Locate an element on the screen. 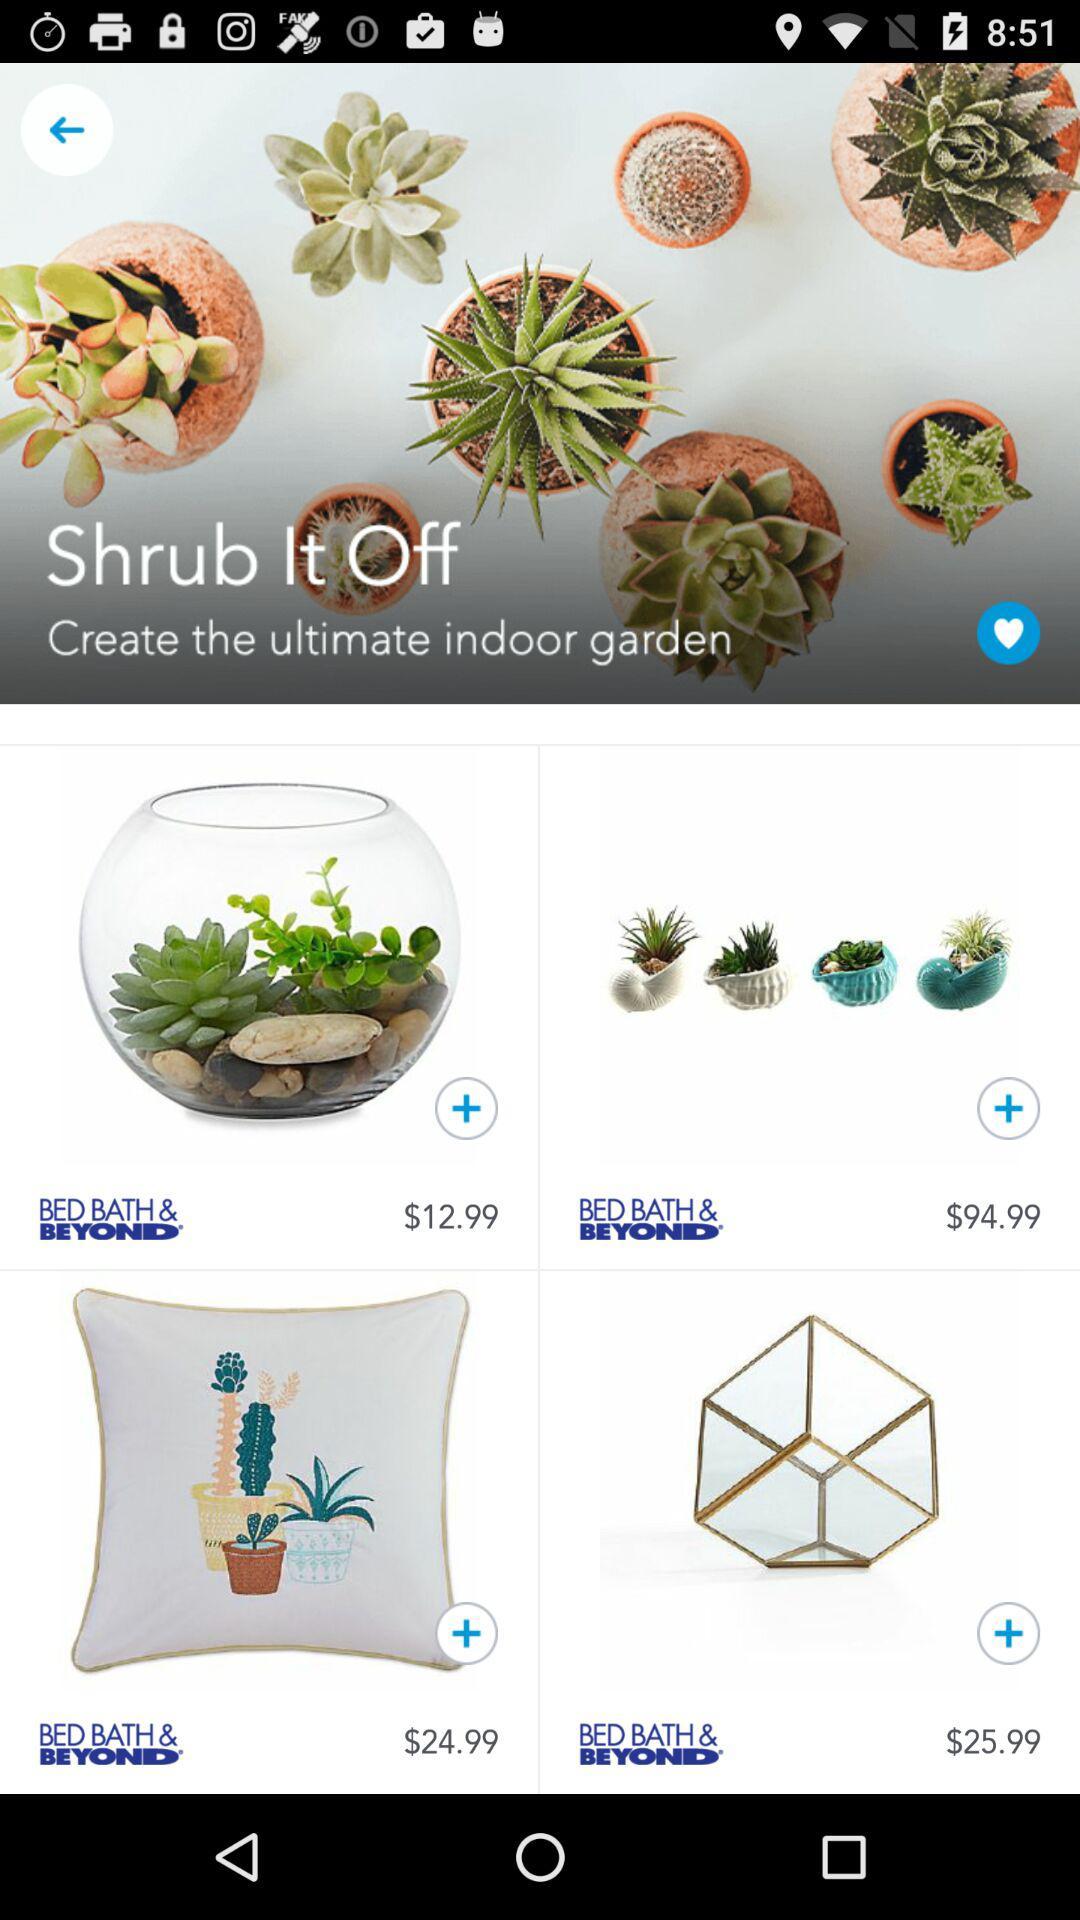  website link is located at coordinates (651, 1743).